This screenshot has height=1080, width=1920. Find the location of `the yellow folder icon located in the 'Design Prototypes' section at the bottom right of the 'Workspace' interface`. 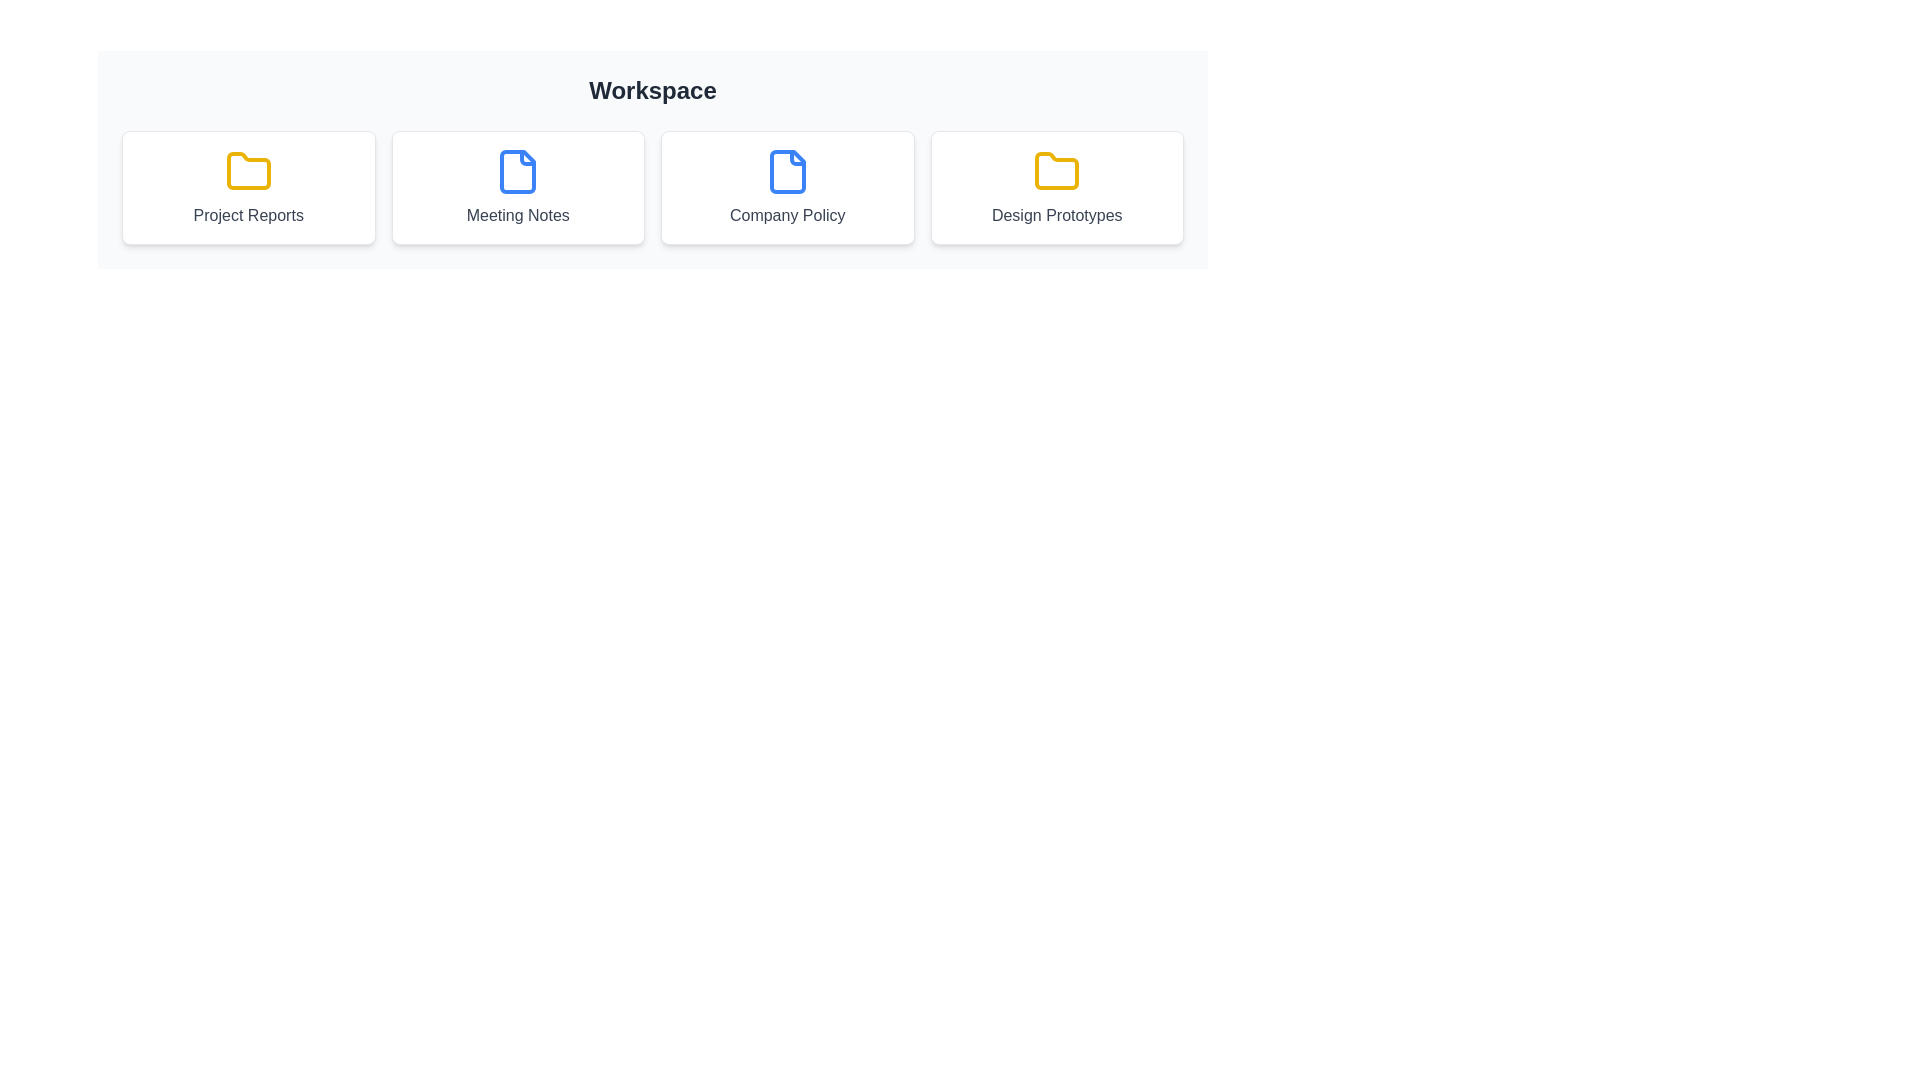

the yellow folder icon located in the 'Design Prototypes' section at the bottom right of the 'Workspace' interface is located at coordinates (1056, 169).